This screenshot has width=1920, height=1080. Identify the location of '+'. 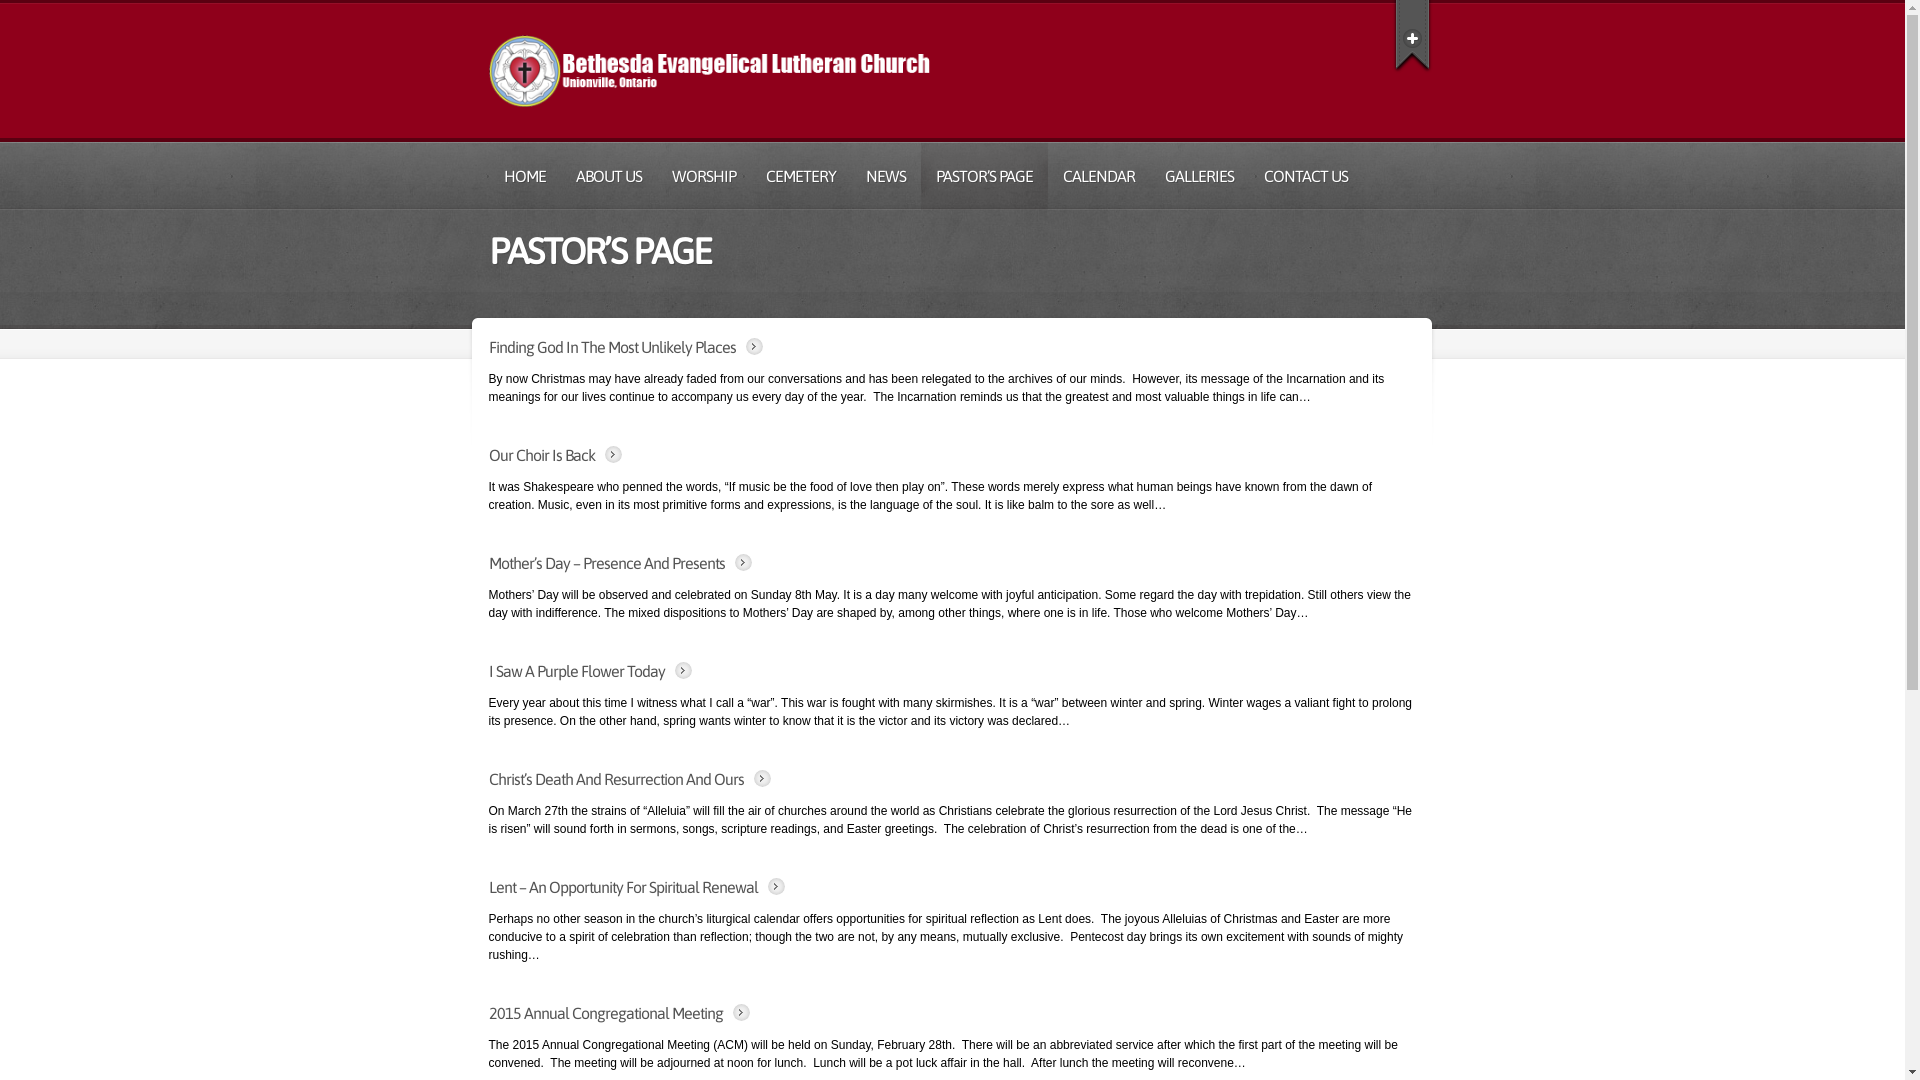
(1411, 34).